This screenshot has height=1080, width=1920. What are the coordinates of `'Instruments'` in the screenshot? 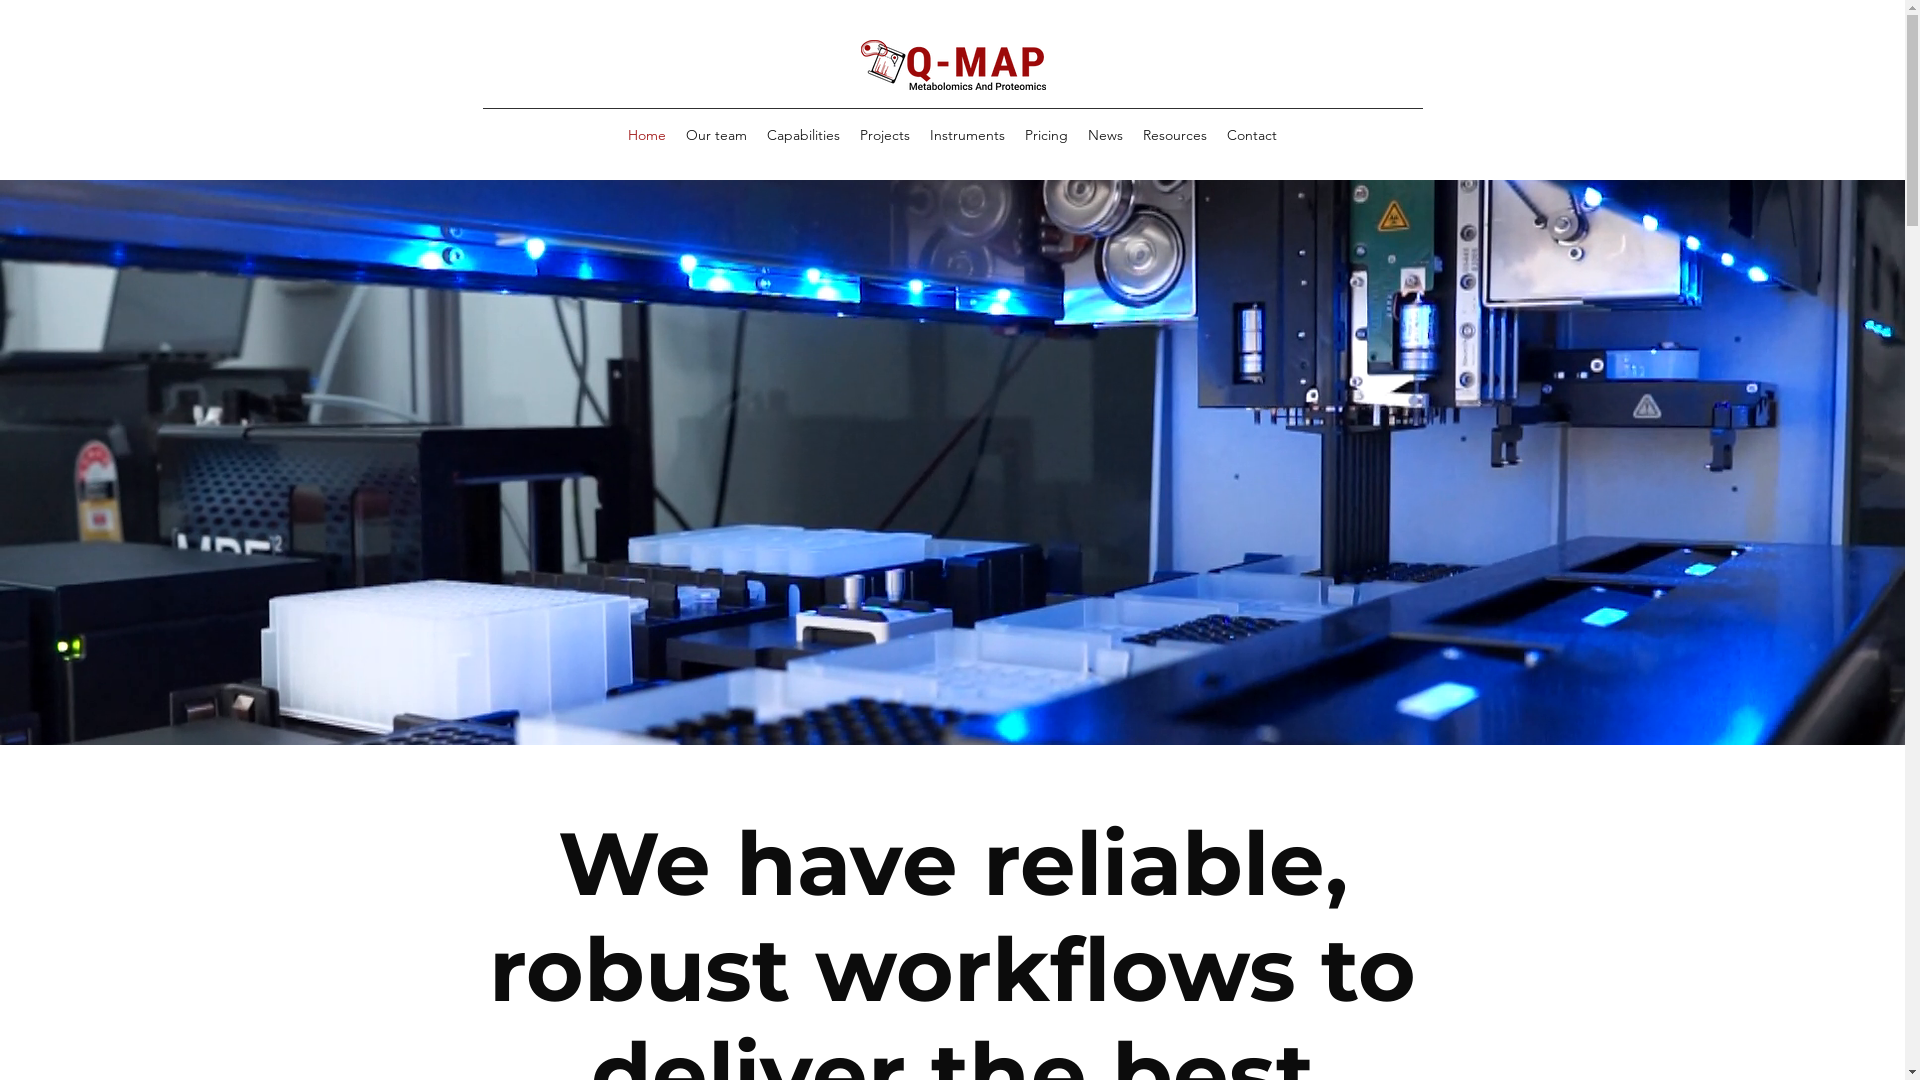 It's located at (967, 135).